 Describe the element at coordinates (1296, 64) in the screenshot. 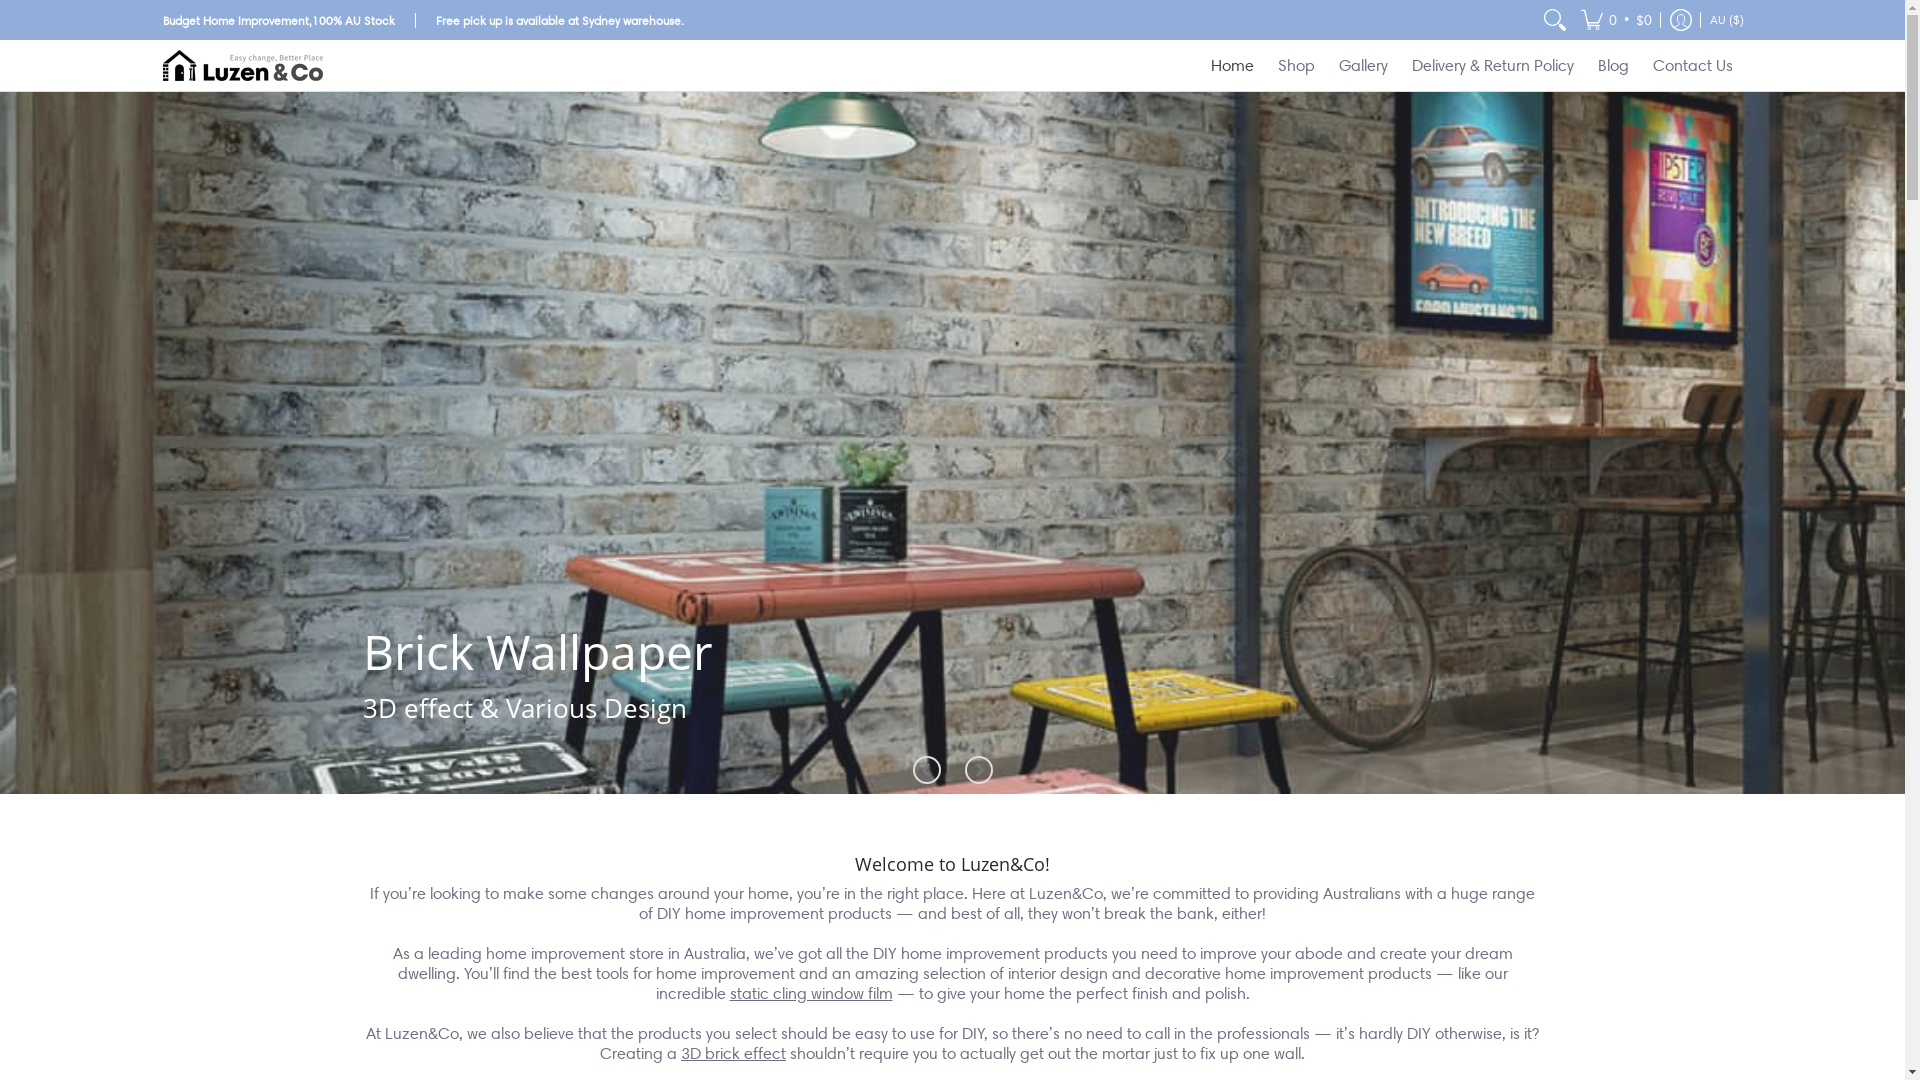

I see `'Shop'` at that location.